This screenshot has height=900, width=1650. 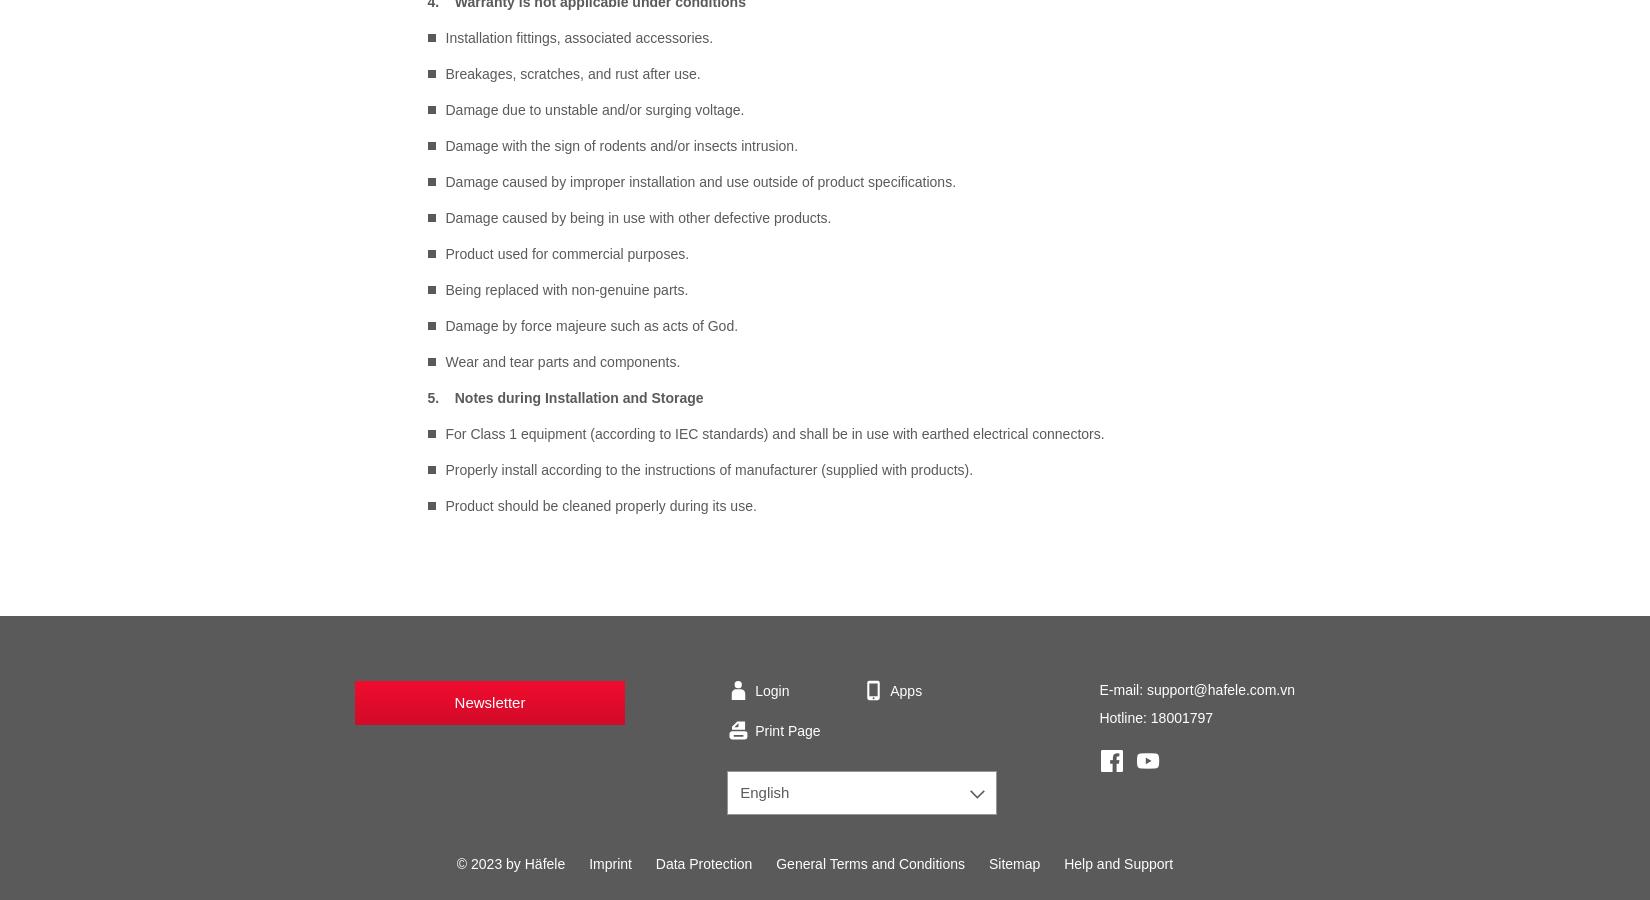 What do you see at coordinates (1181, 717) in the screenshot?
I see `'18001797'` at bounding box center [1181, 717].